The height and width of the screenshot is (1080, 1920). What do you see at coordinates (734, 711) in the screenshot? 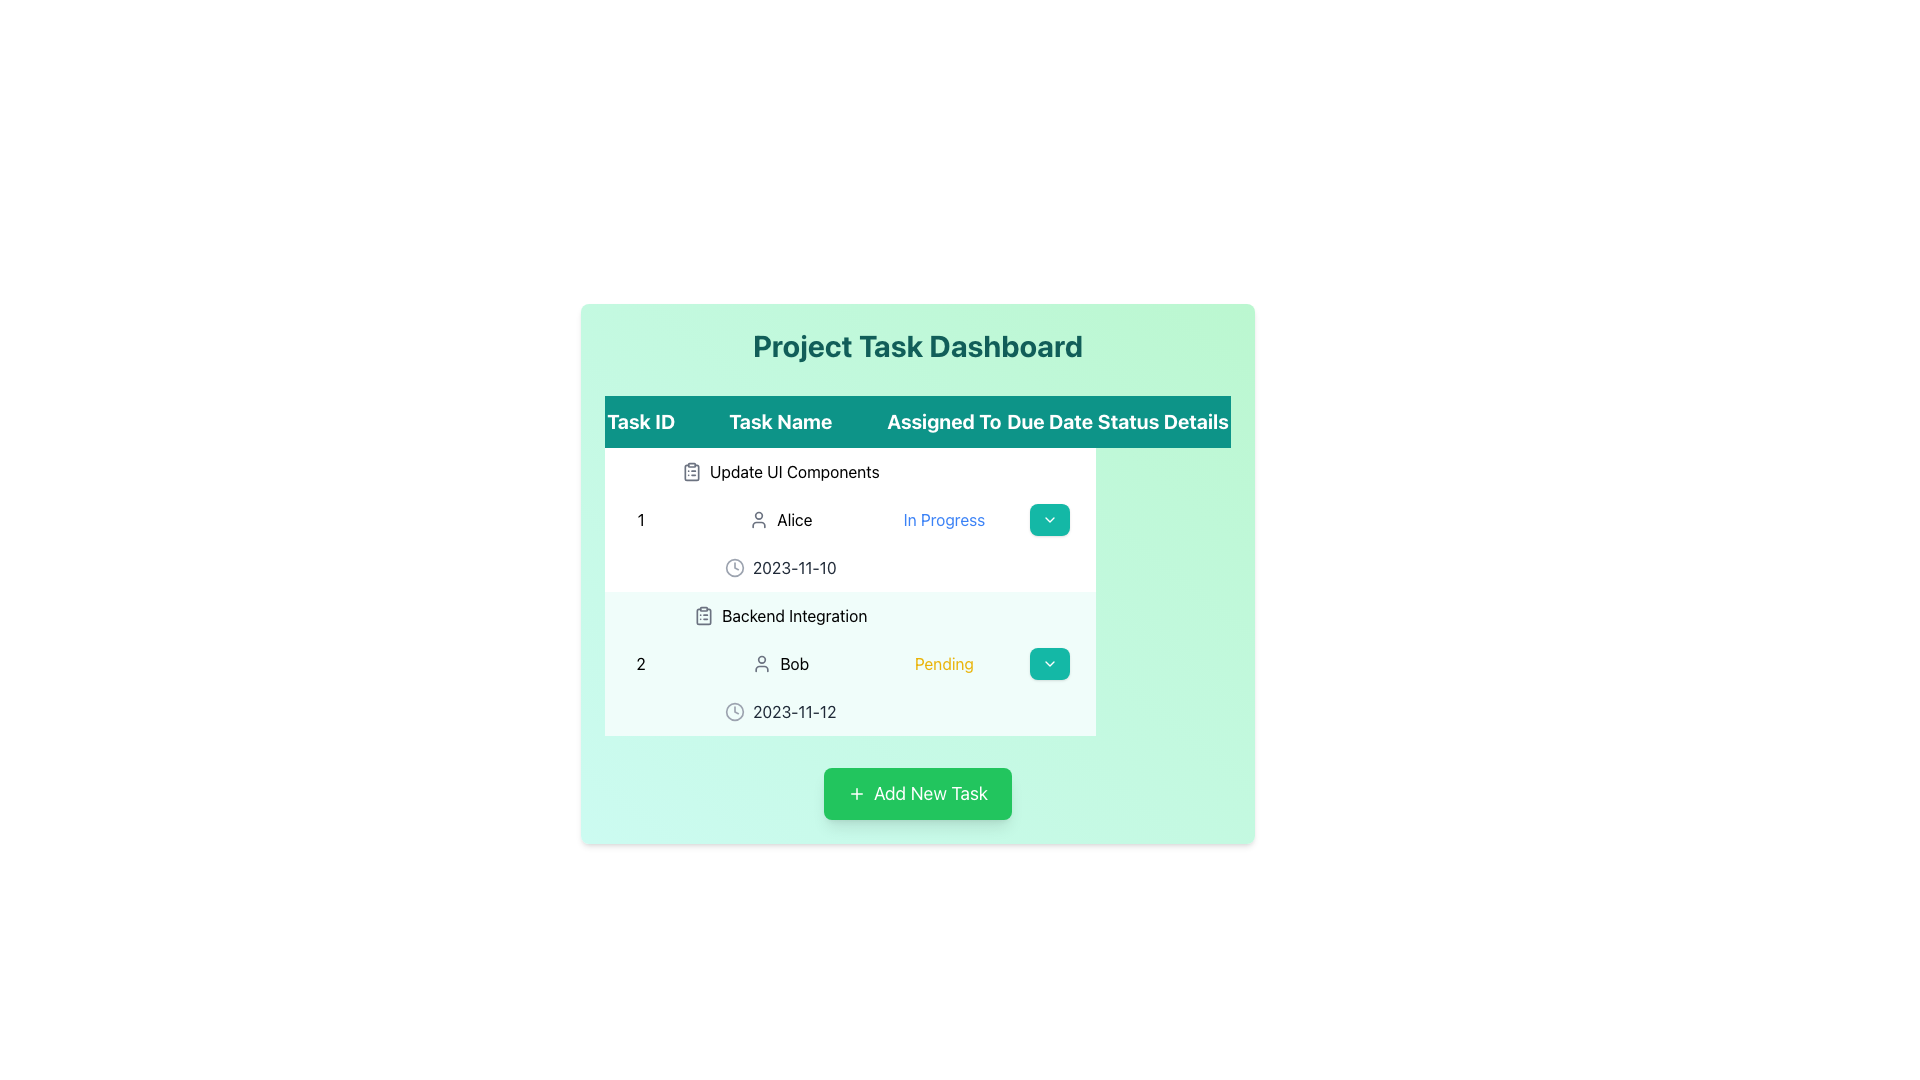
I see `the SVG Circle component representing the outer circle of the clock icon next to the due date '2023-11-12' for the task 'Backend Integration' in the task dashboard` at bounding box center [734, 711].